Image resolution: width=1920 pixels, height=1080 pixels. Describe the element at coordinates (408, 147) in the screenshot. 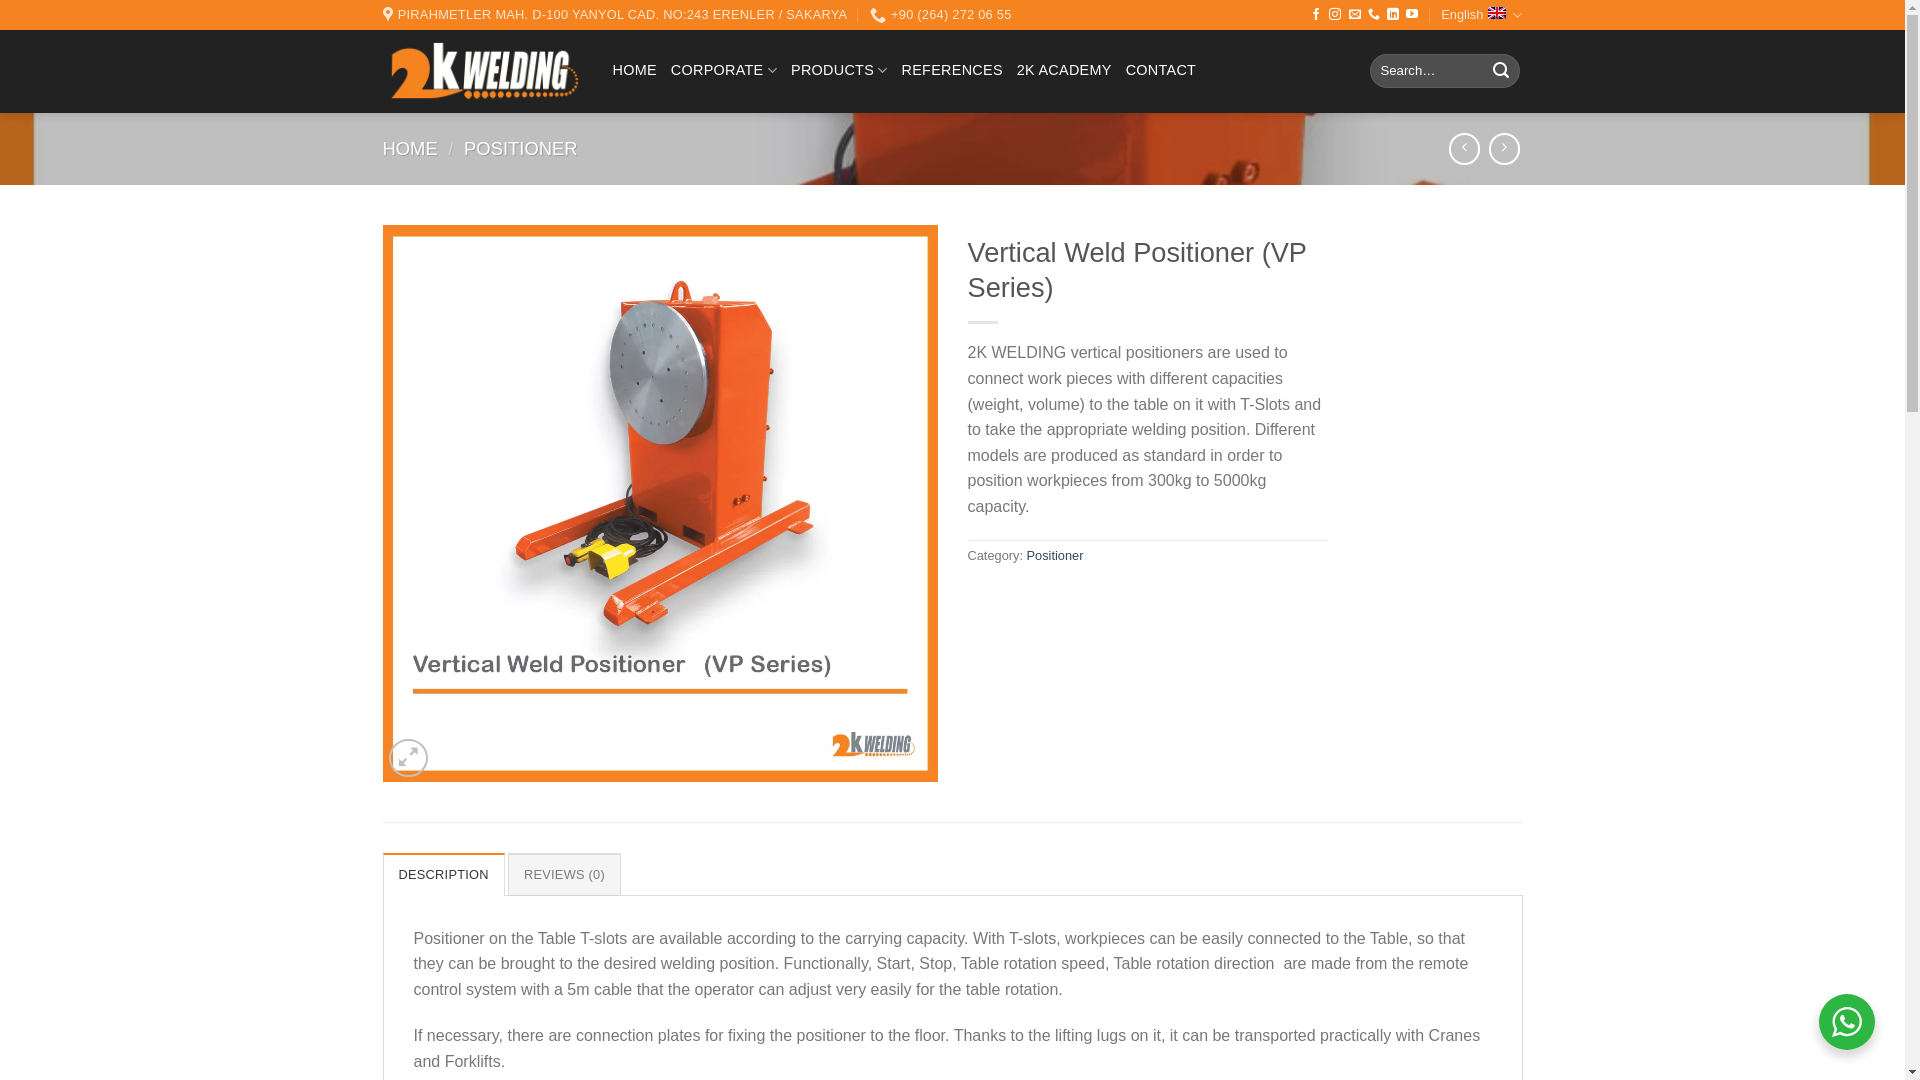

I see `'HOME'` at that location.